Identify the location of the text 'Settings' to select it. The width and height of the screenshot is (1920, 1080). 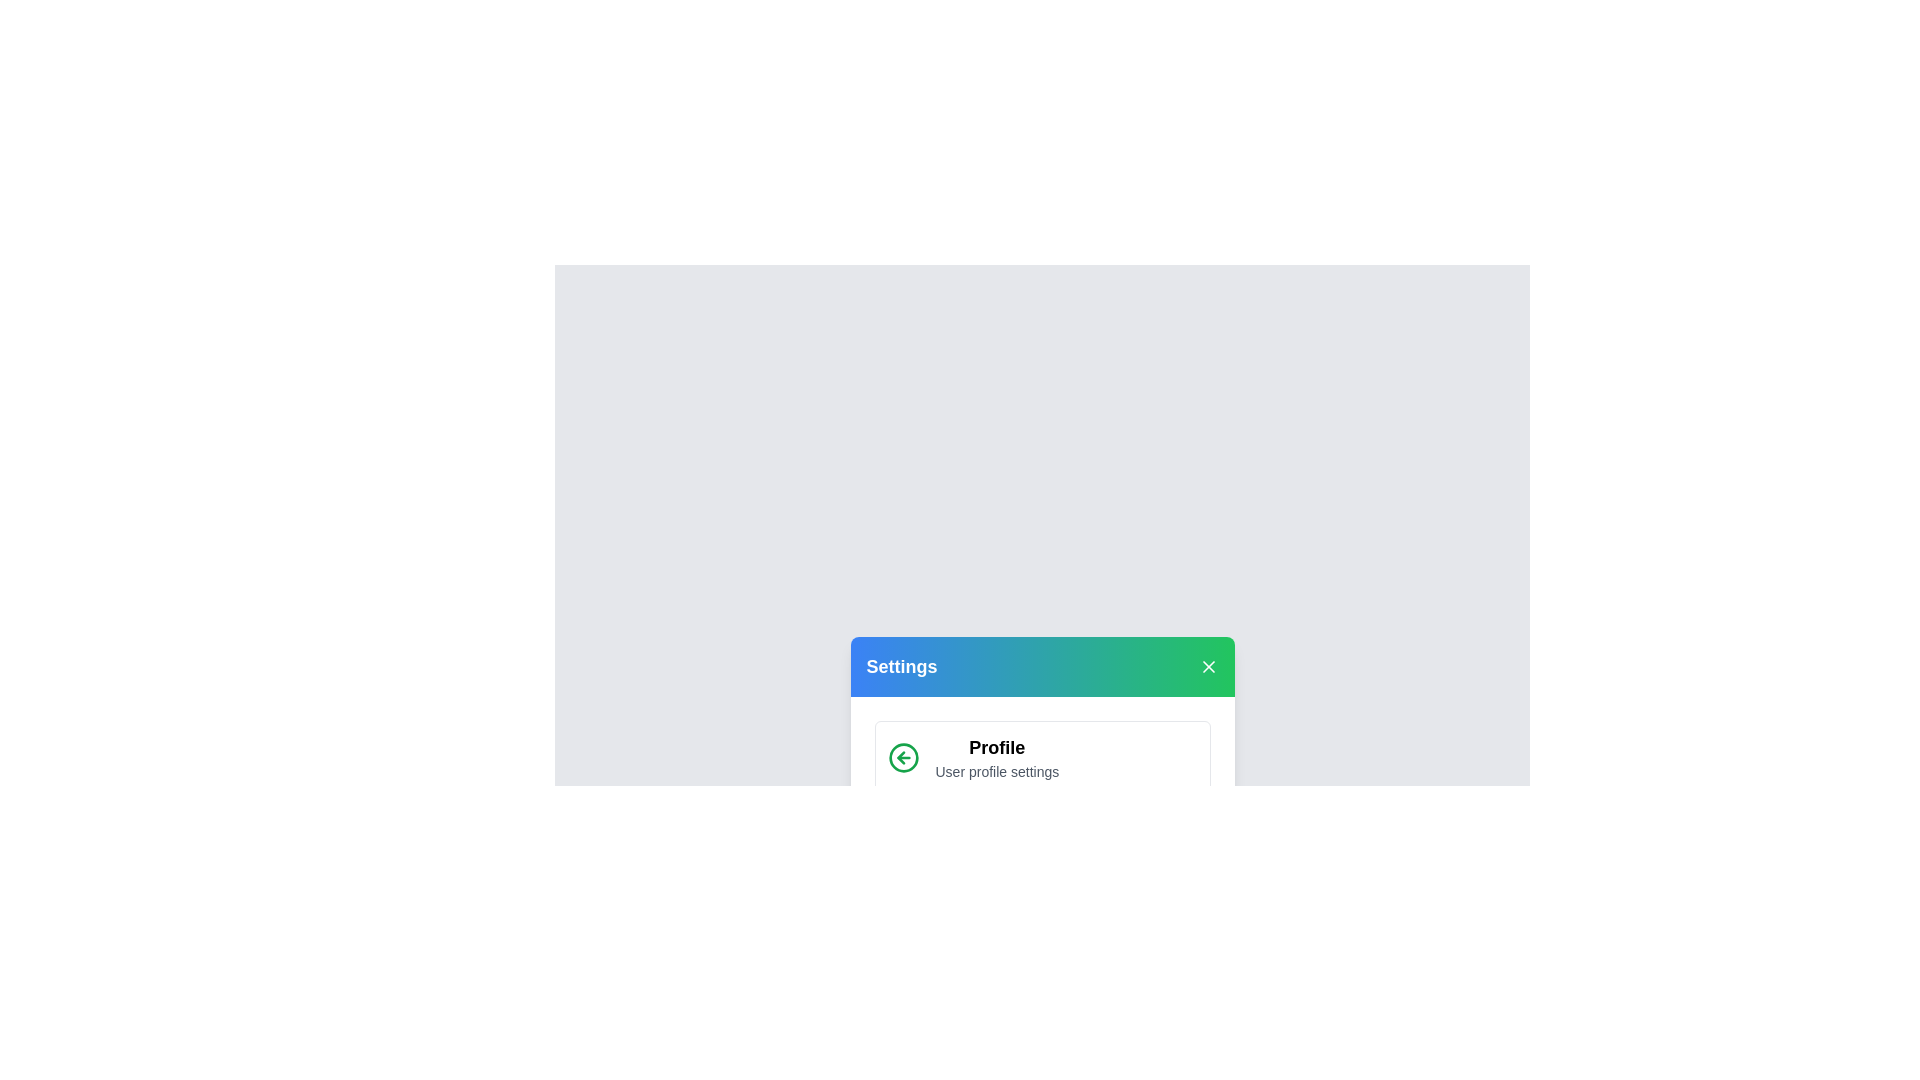
(901, 667).